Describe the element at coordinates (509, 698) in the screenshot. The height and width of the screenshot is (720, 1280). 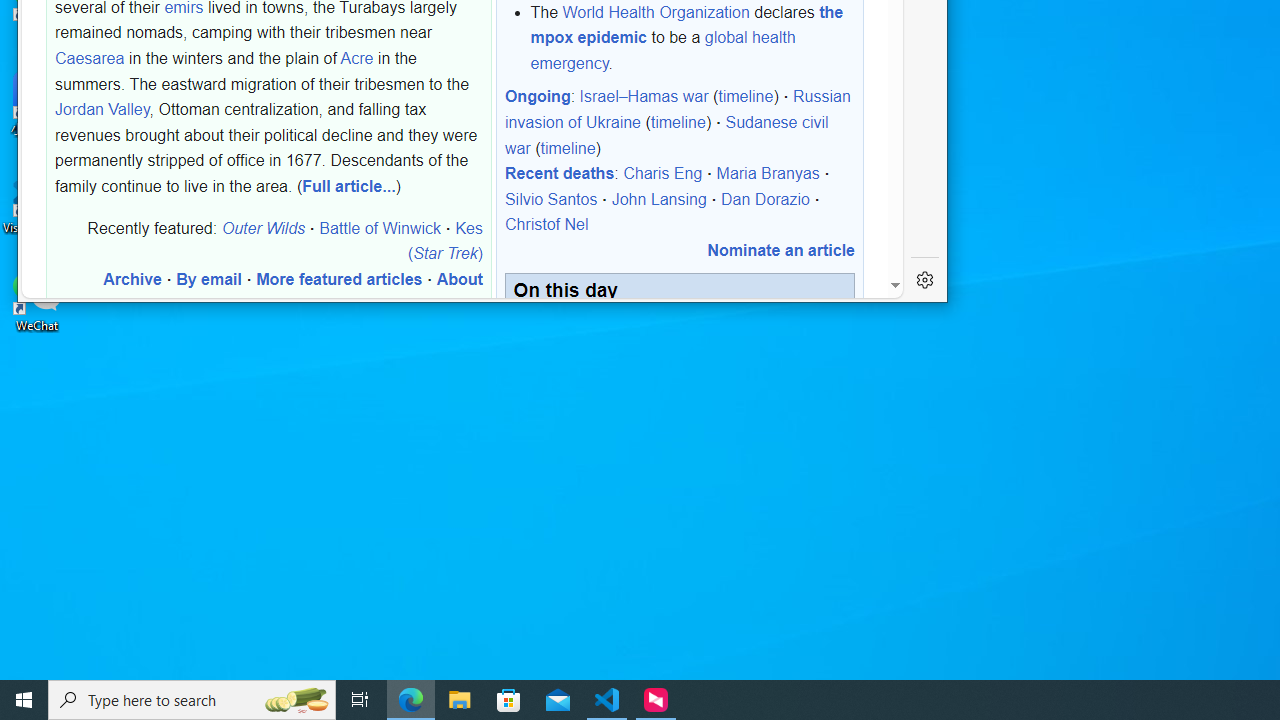
I see `'Microsoft Store'` at that location.